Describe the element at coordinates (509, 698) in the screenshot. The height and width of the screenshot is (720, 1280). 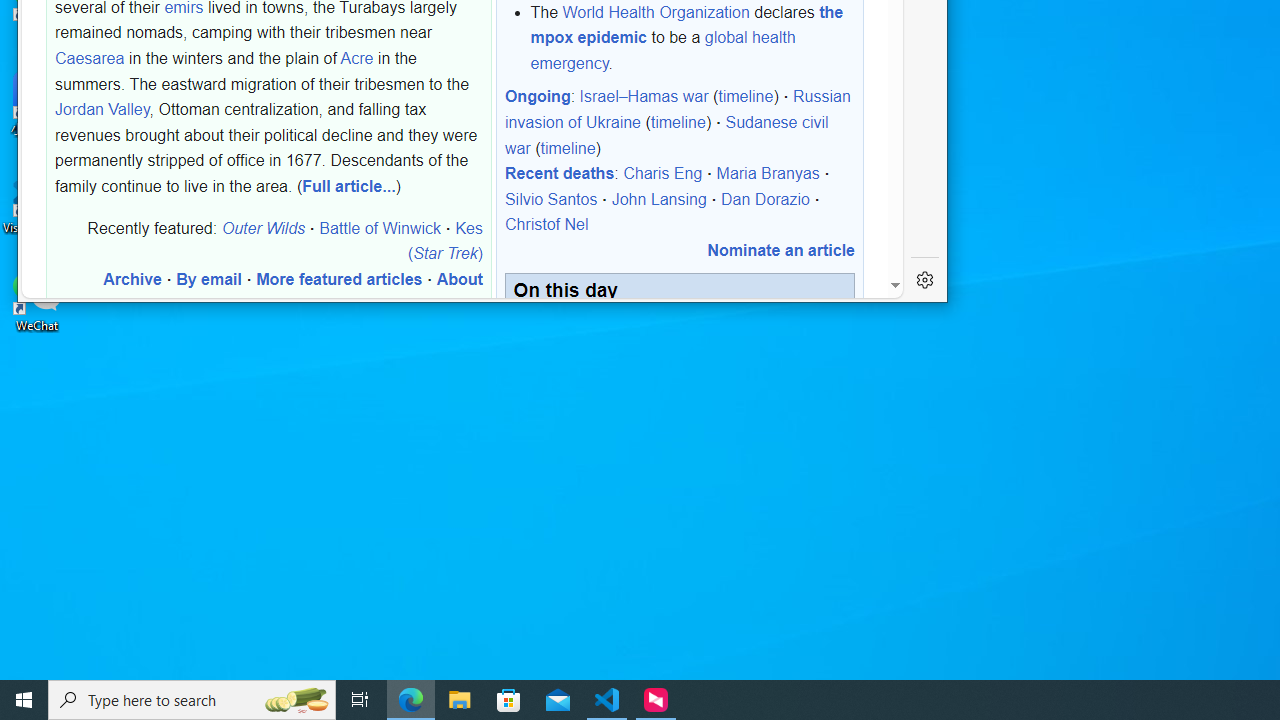
I see `'Microsoft Store'` at that location.